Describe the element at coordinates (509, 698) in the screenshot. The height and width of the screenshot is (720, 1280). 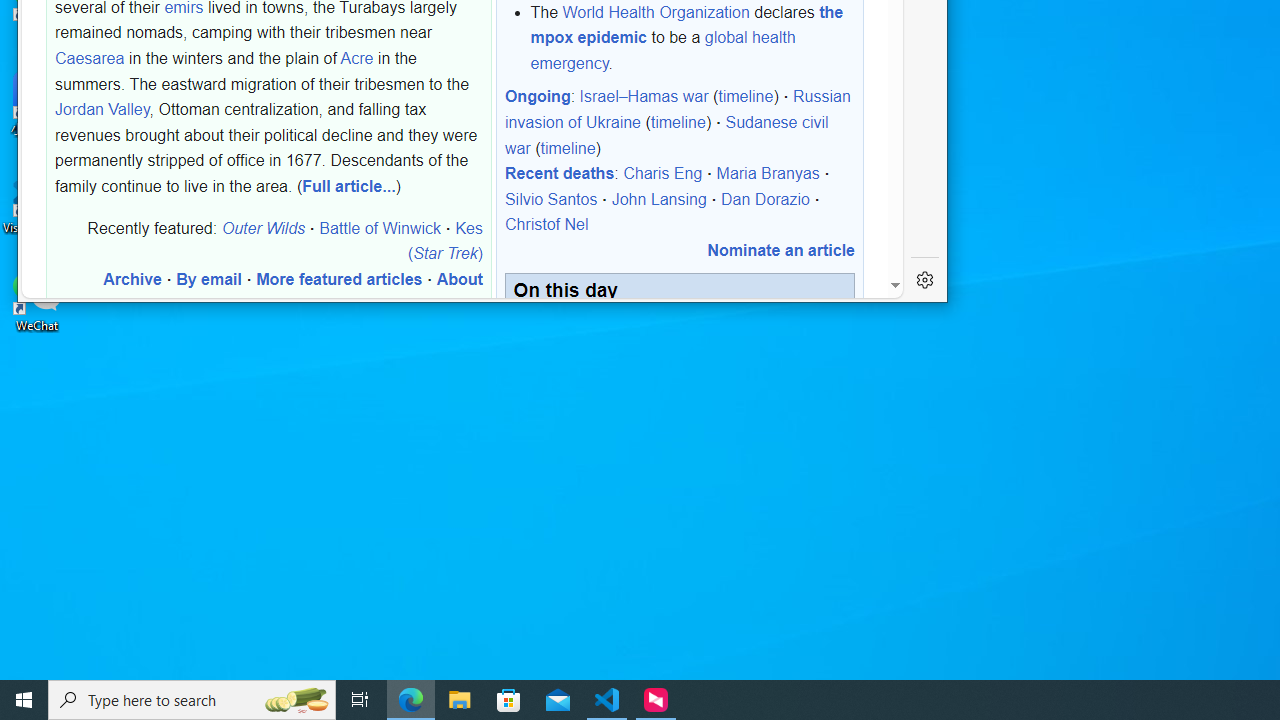
I see `'Microsoft Store'` at that location.